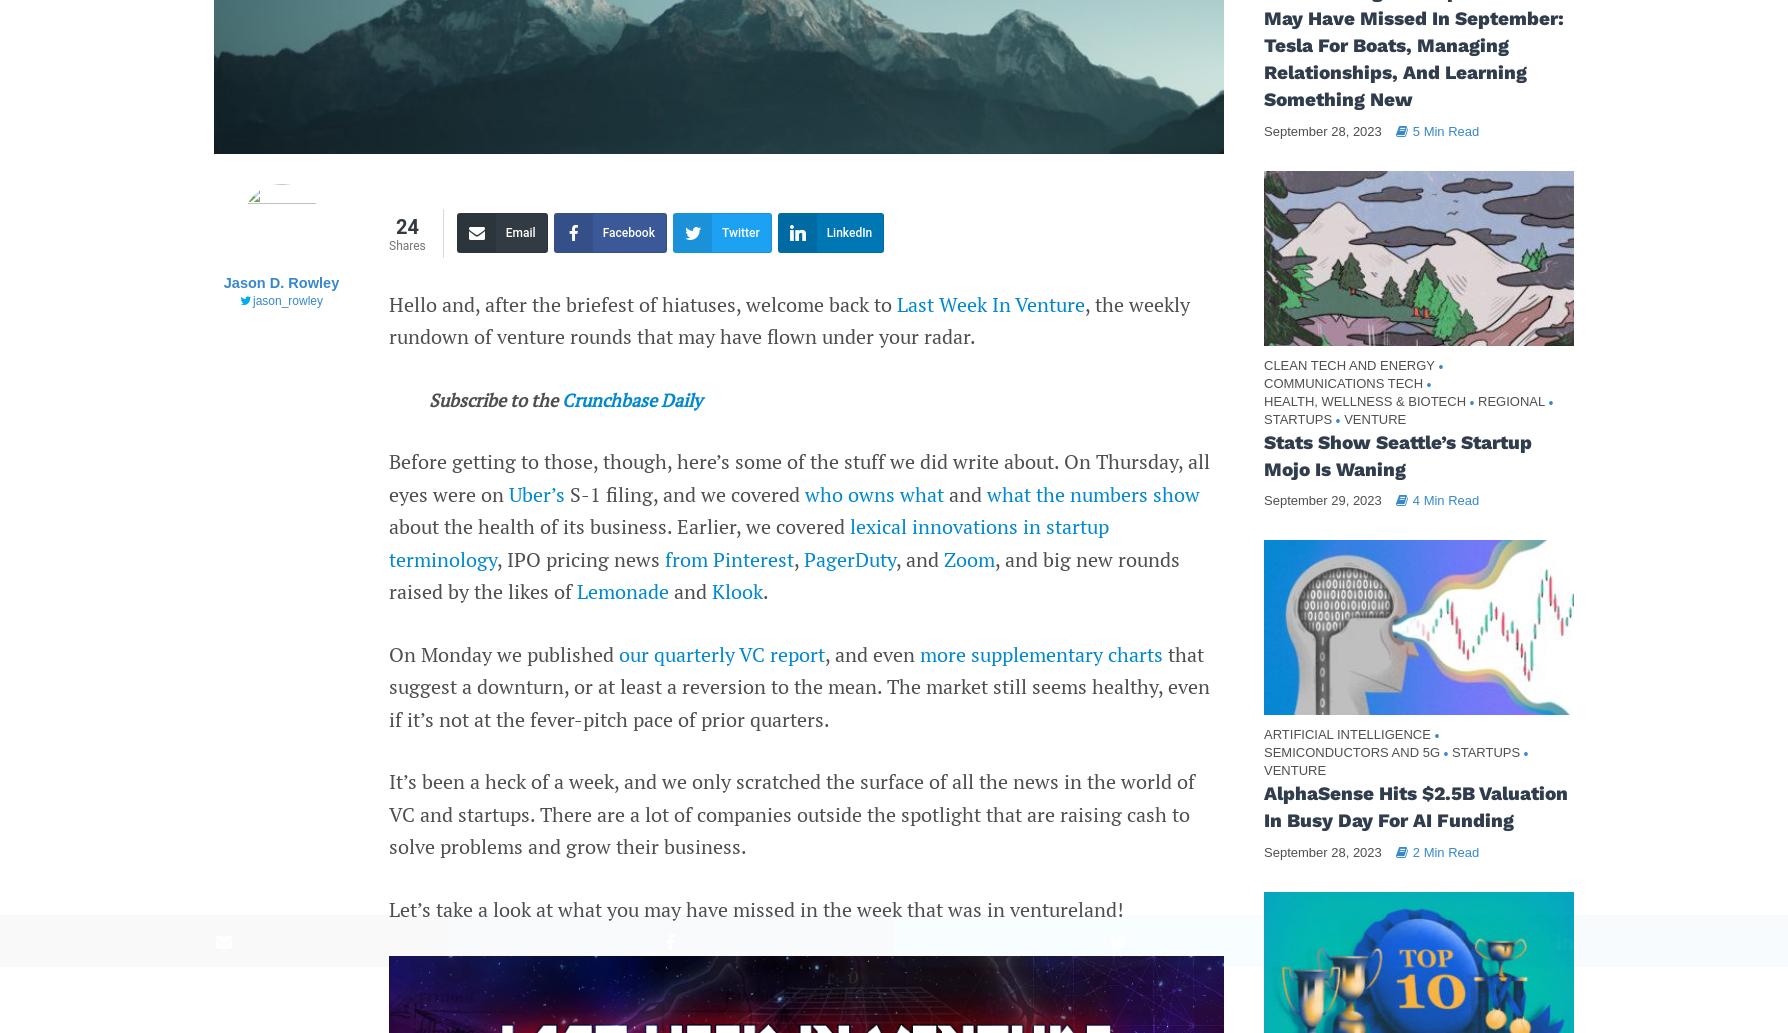 Image resolution: width=1788 pixels, height=1033 pixels. What do you see at coordinates (580, 557) in the screenshot?
I see `', IPO pricing news'` at bounding box center [580, 557].